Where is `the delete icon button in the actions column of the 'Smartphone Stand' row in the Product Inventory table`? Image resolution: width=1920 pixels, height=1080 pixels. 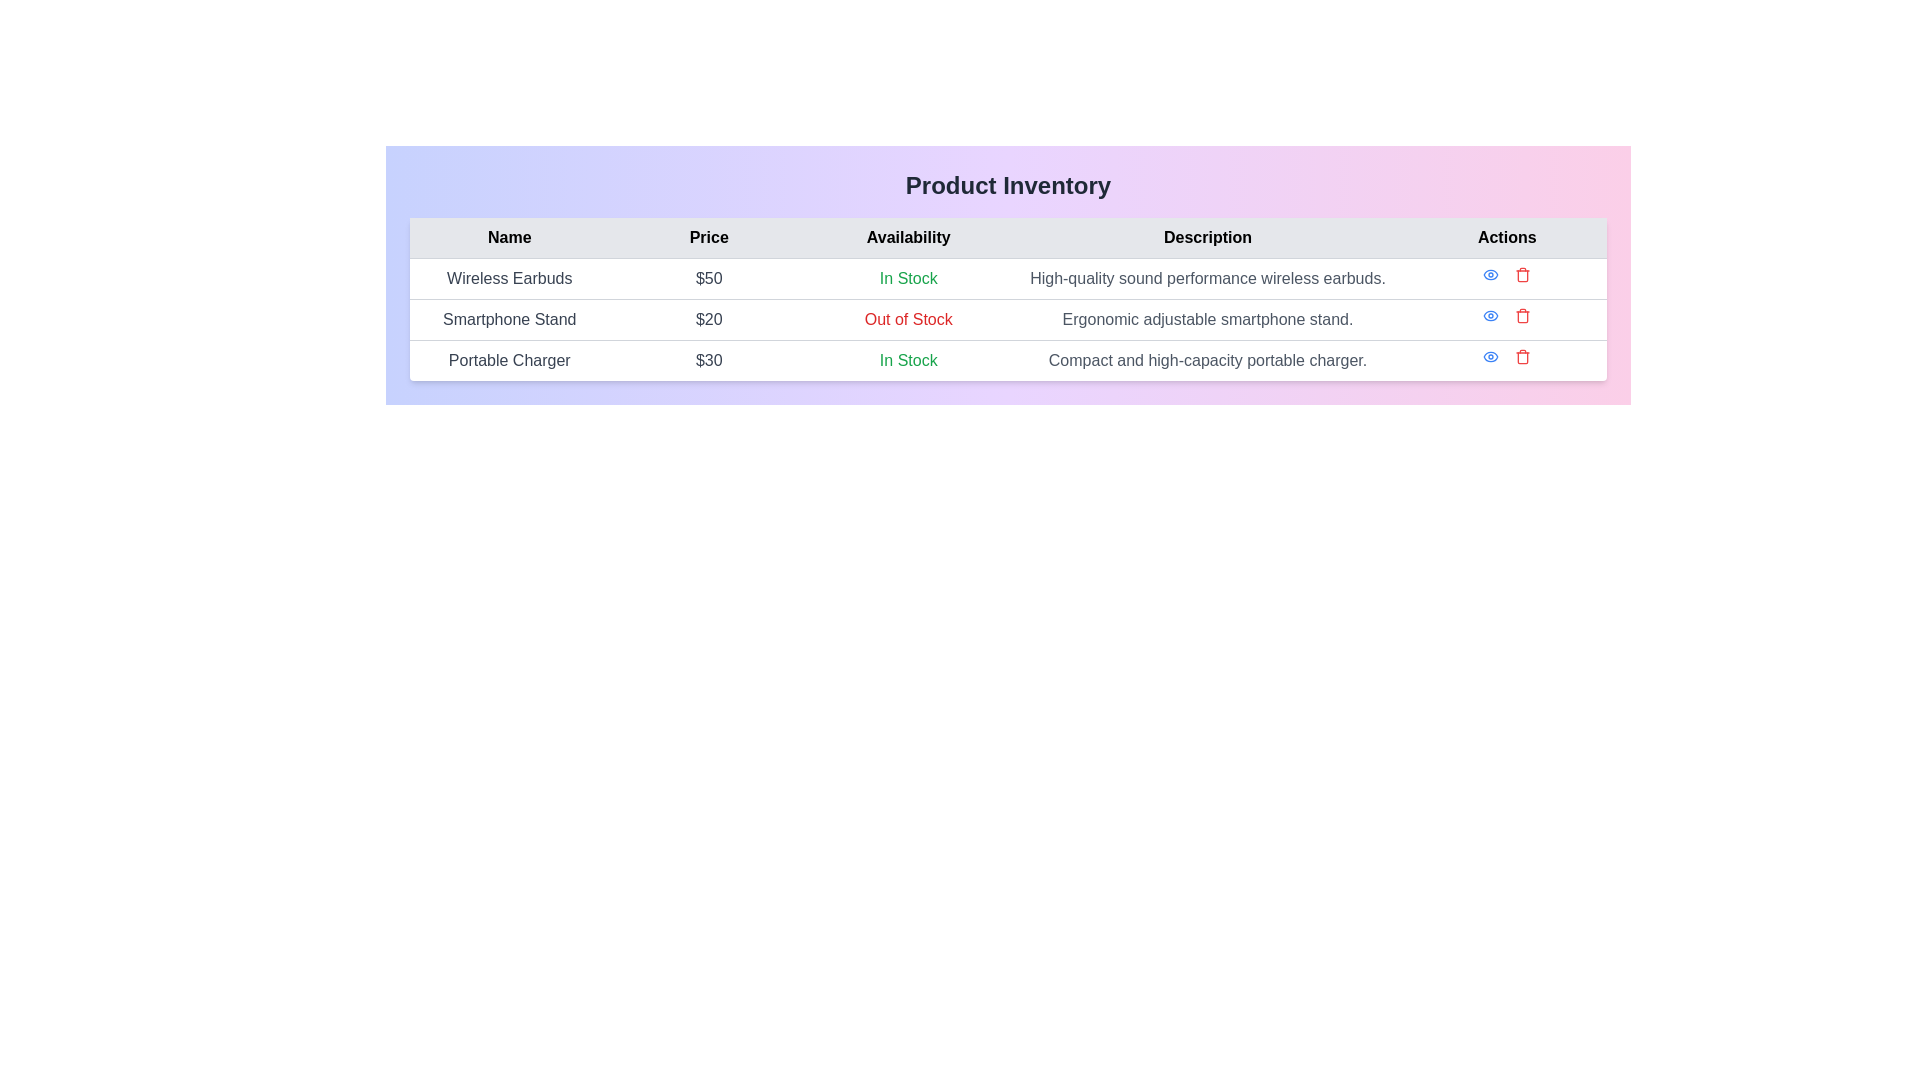
the delete icon button in the actions column of the 'Smartphone Stand' row in the Product Inventory table is located at coordinates (1522, 315).